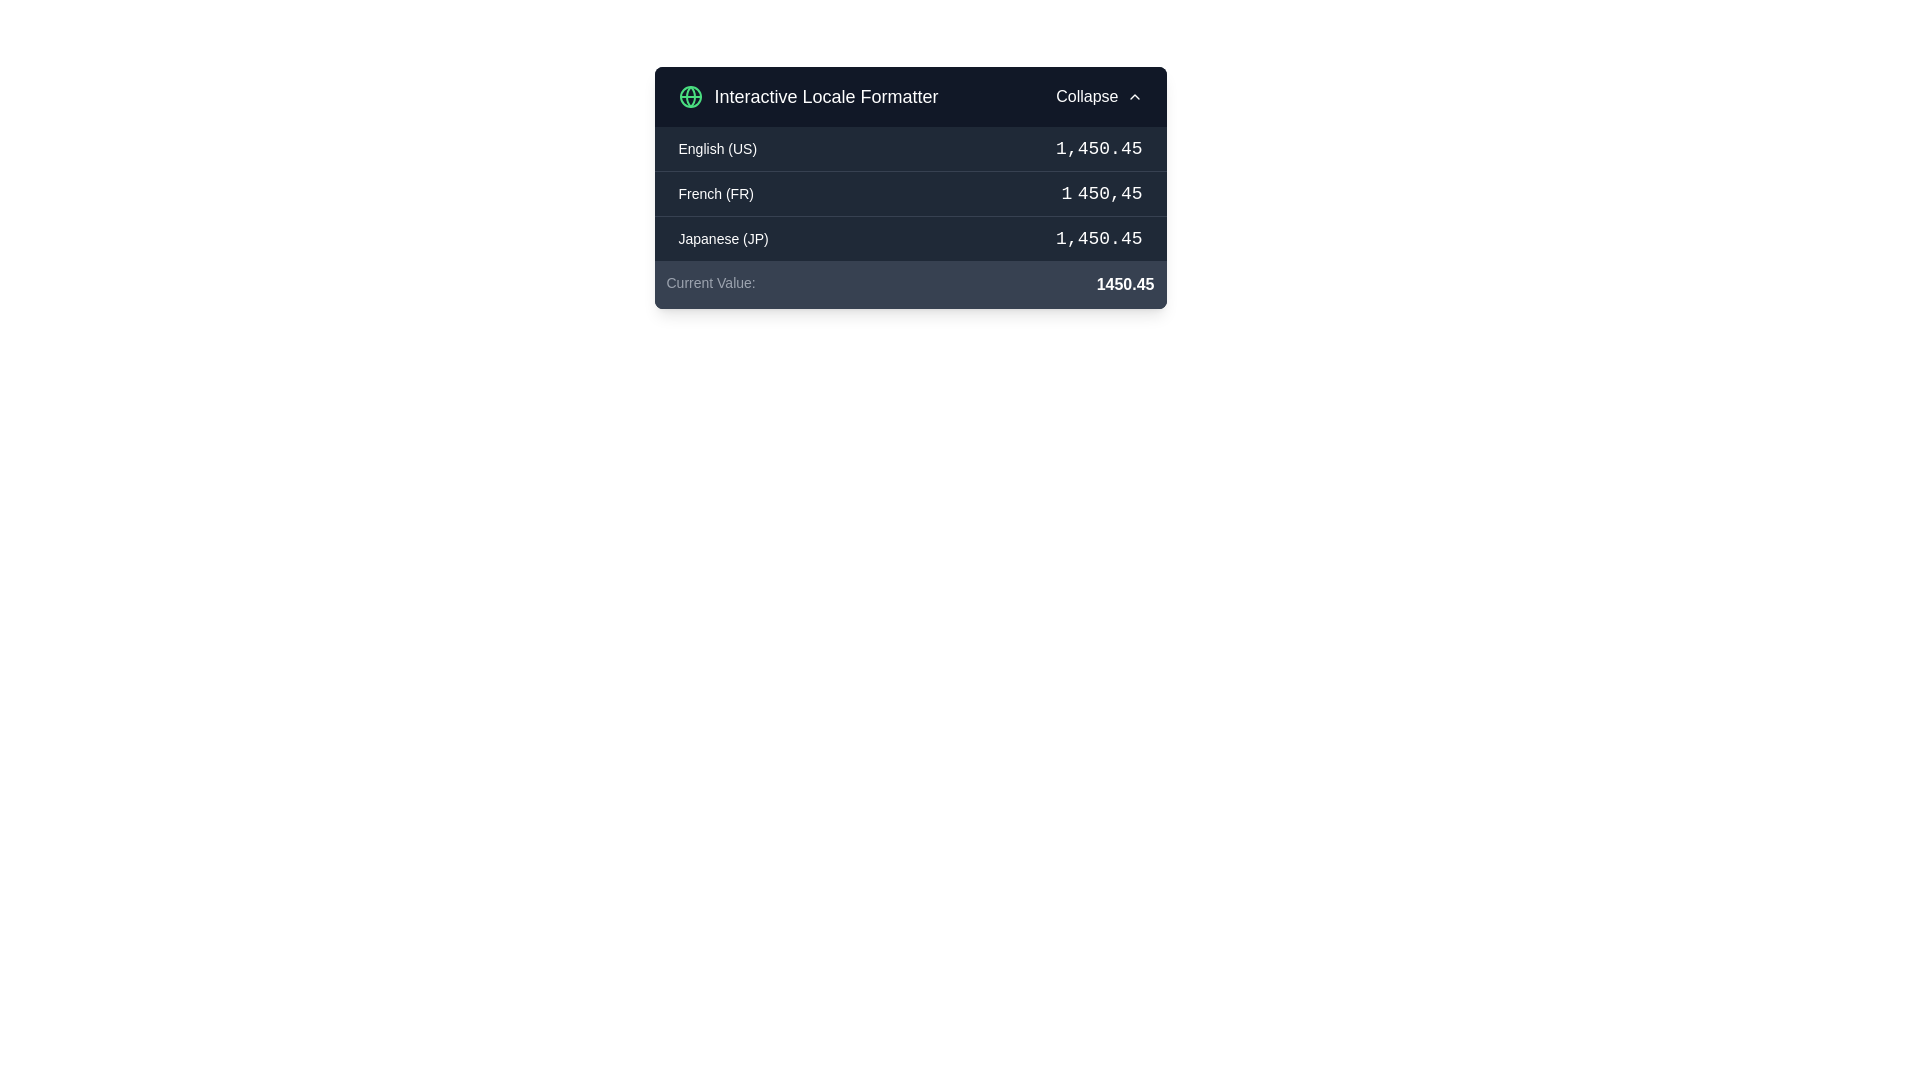  What do you see at coordinates (1098, 148) in the screenshot?
I see `the static text display showing the numeric value '1,450.45', which is styled in a mono-spaced font and located at the rightmost part of the entry next to 'English (US)'` at bounding box center [1098, 148].